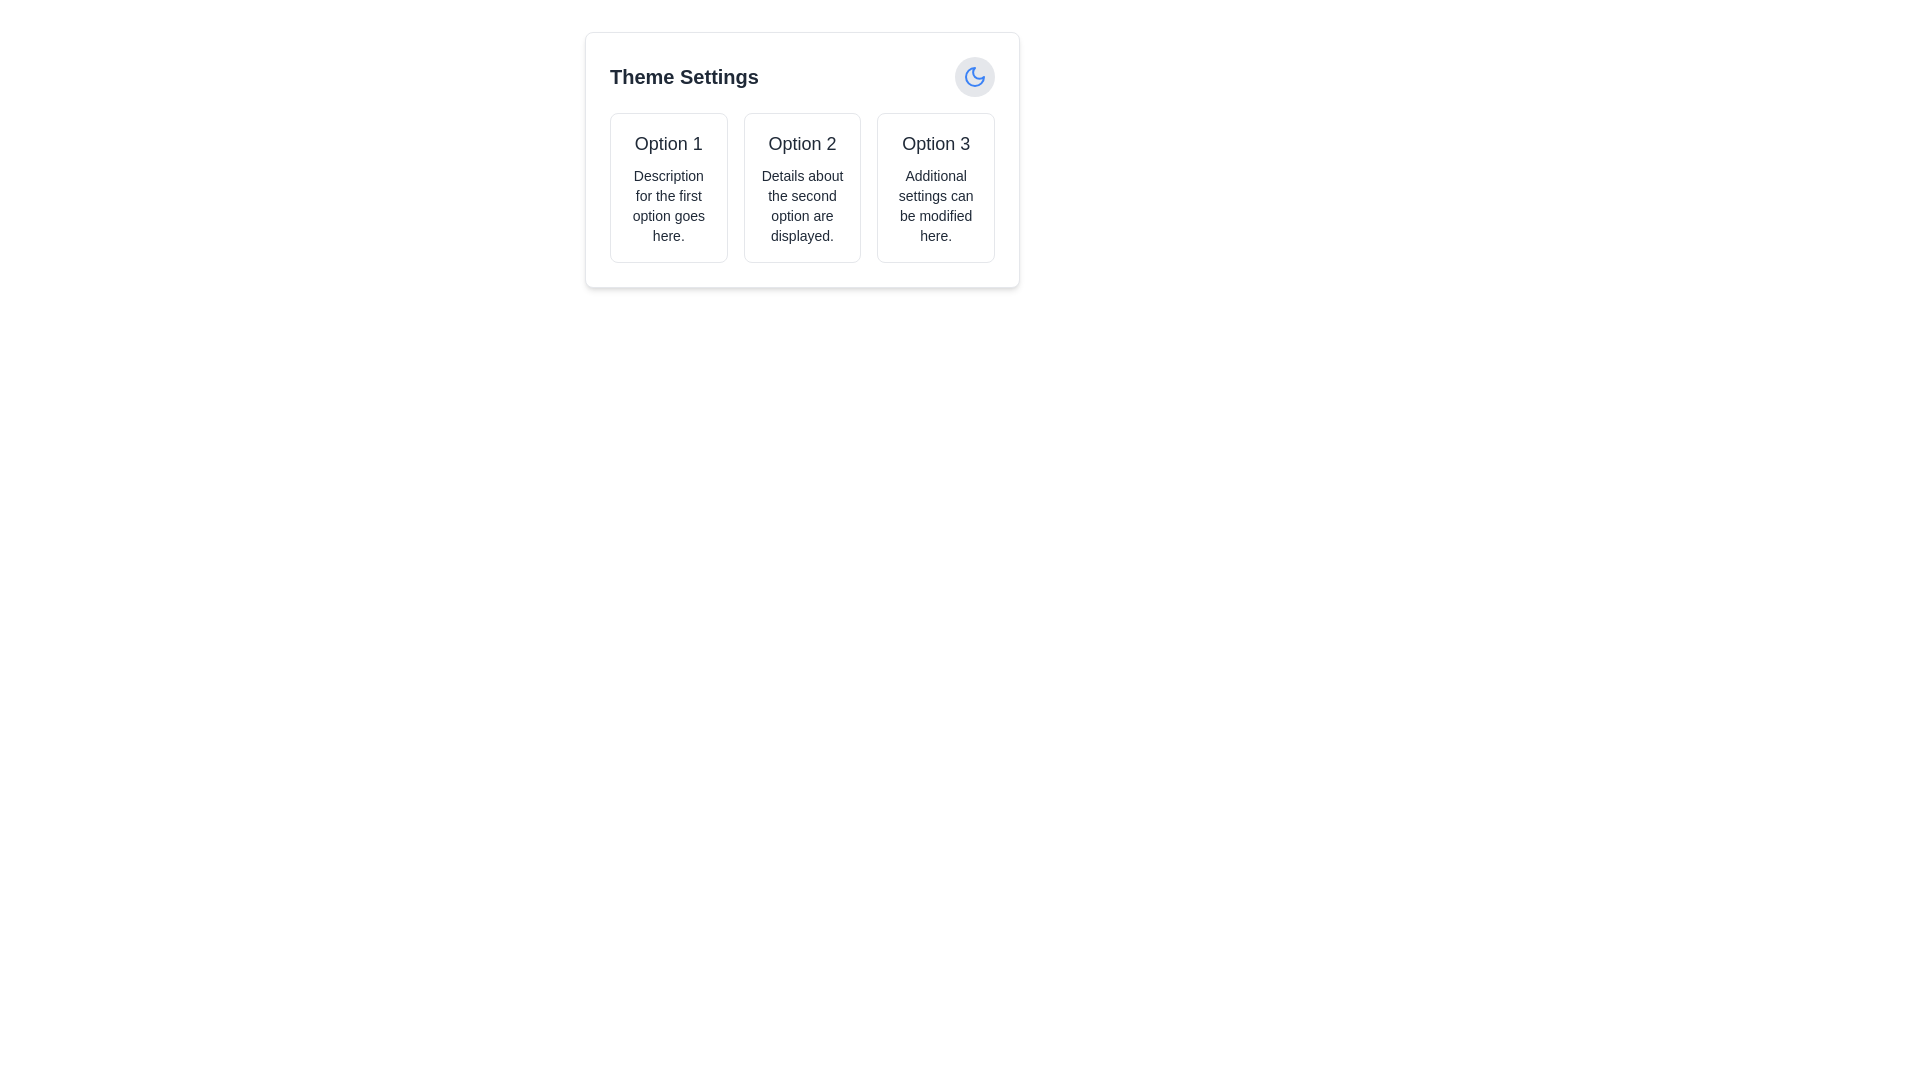 The image size is (1920, 1080). I want to click on one of the options in the Informational Panel located below the 'Theme Settings' title, so click(802, 188).